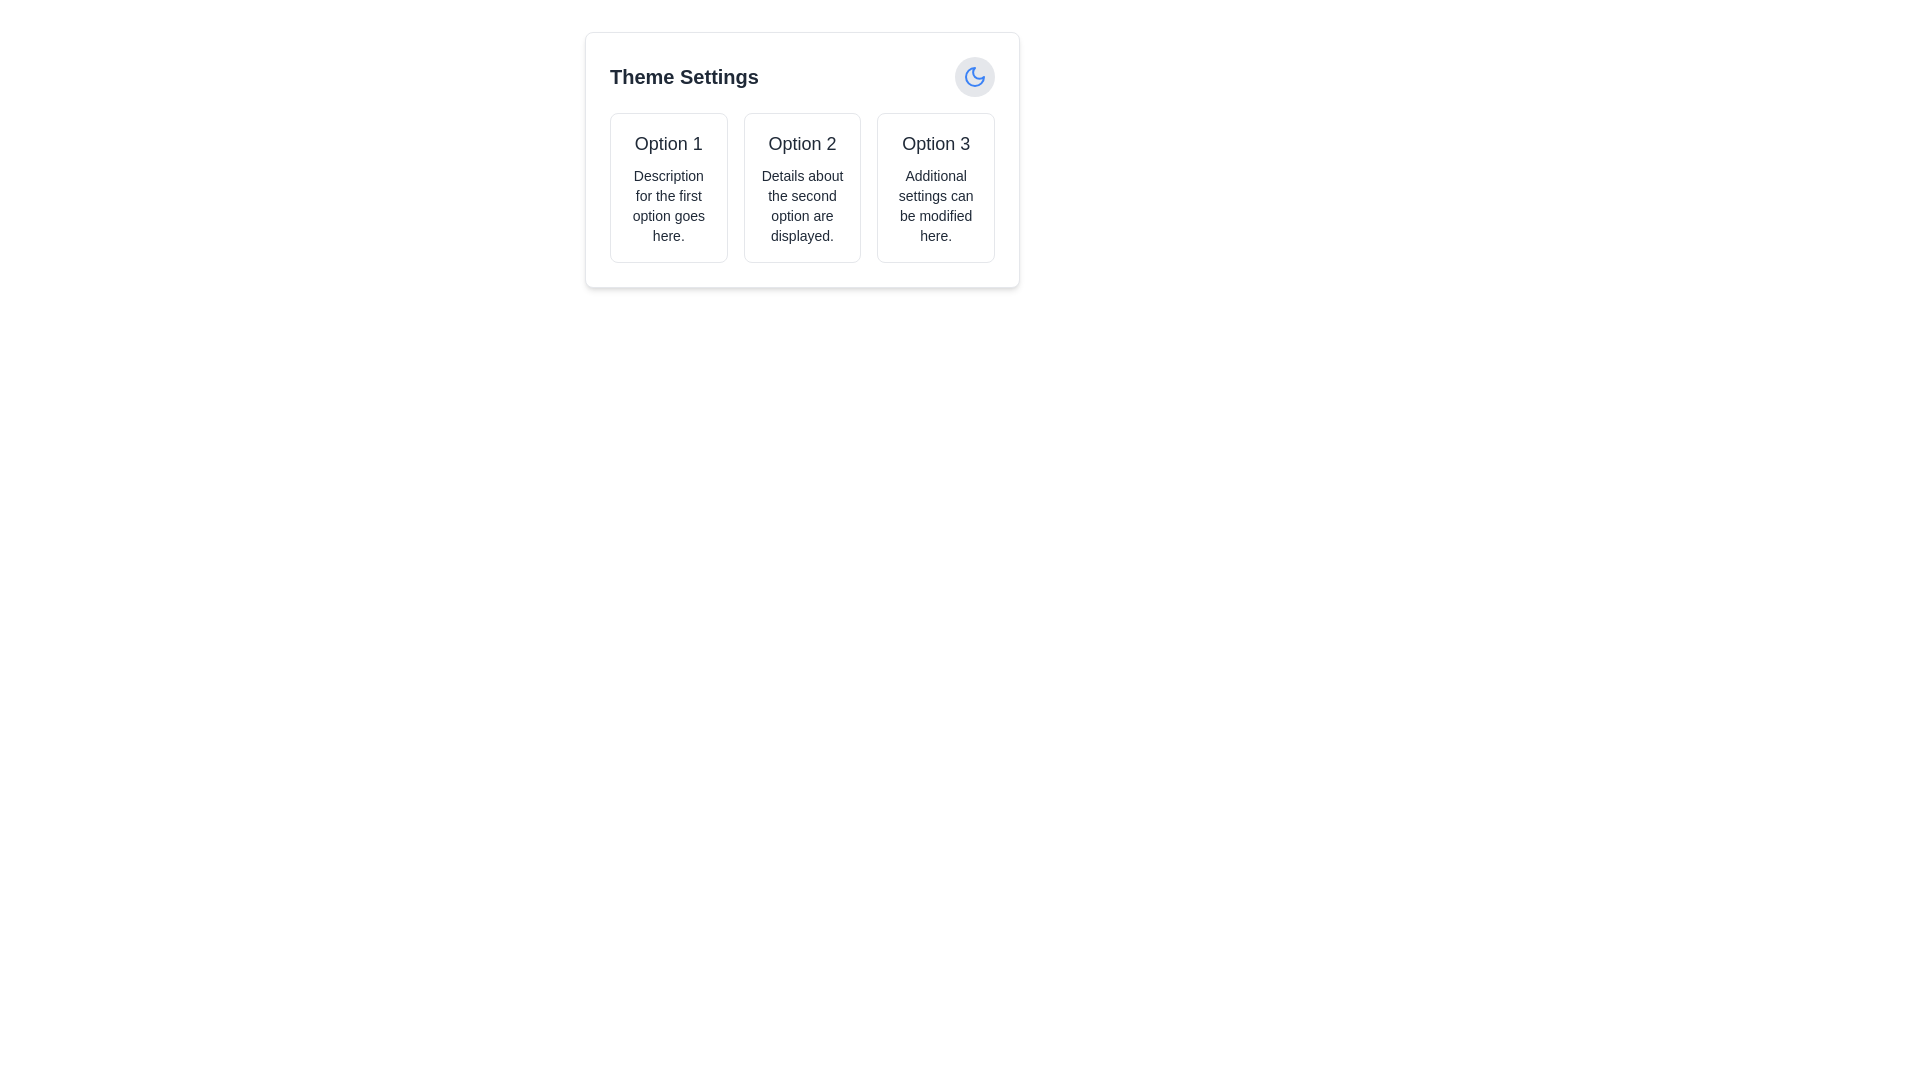 The image size is (1920, 1080). I want to click on one of the options in the Informational Panel located below the 'Theme Settings' title, so click(802, 188).